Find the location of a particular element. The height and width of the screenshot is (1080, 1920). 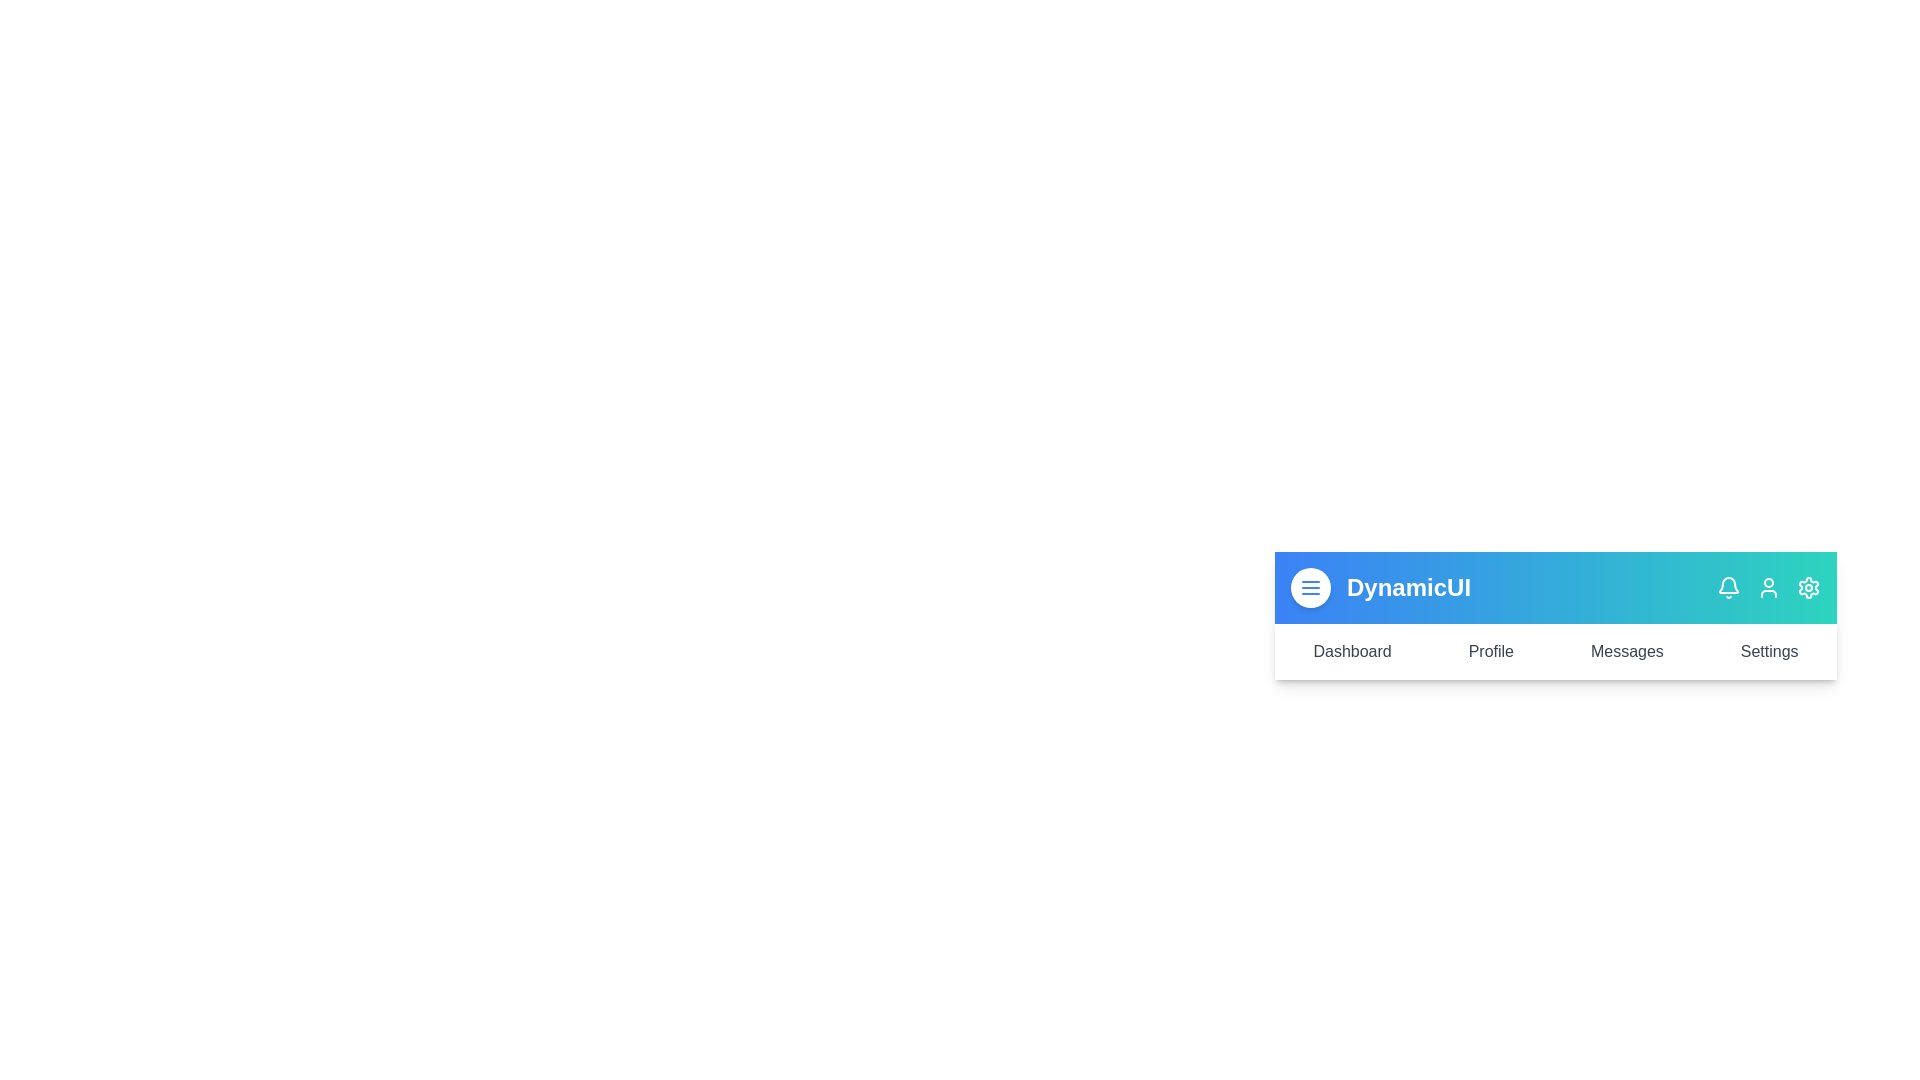

the notification icon to view notifications is located at coordinates (1727, 586).